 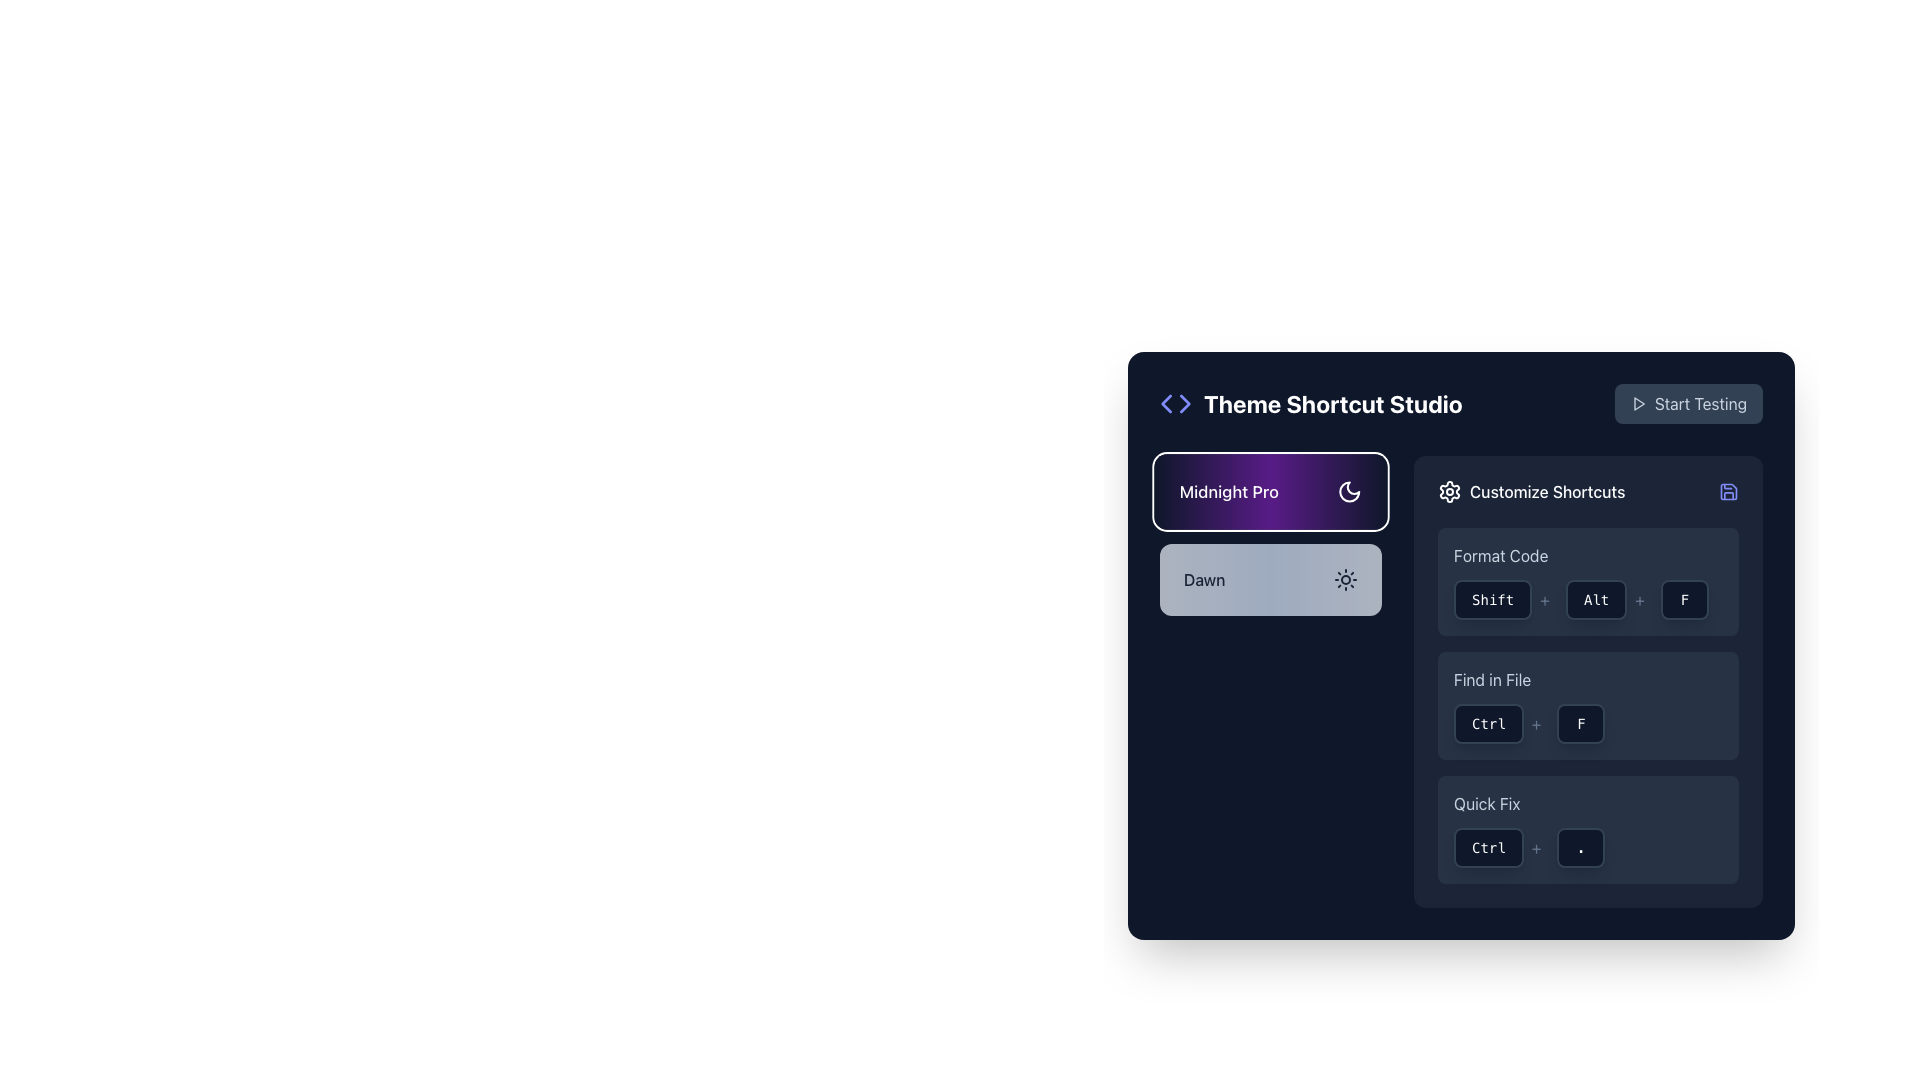 I want to click on the Text Display Button that displays the character 'F' in white font on a dark slate background, which is part of the keyboard shortcut display for 'Shift + Alt + F', so click(x=1683, y=599).